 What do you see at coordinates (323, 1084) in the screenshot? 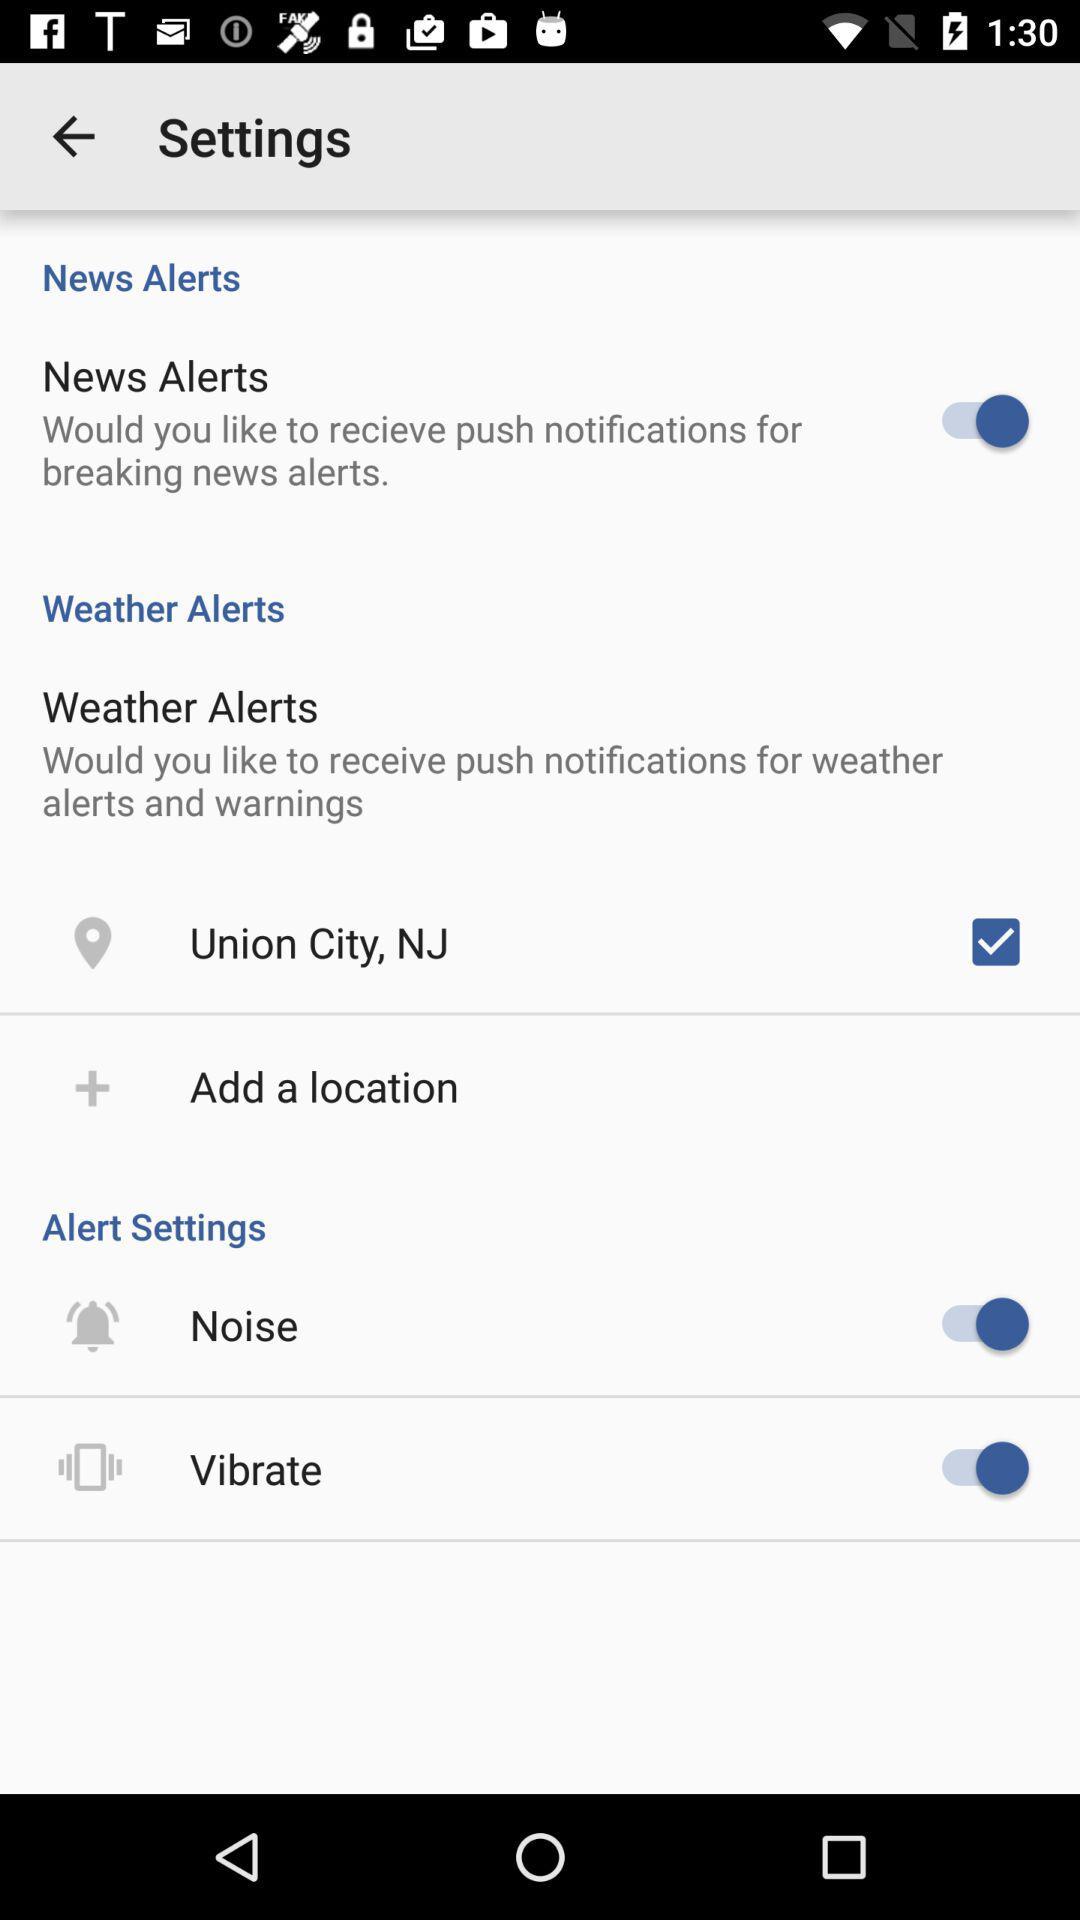
I see `add a location` at bounding box center [323, 1084].